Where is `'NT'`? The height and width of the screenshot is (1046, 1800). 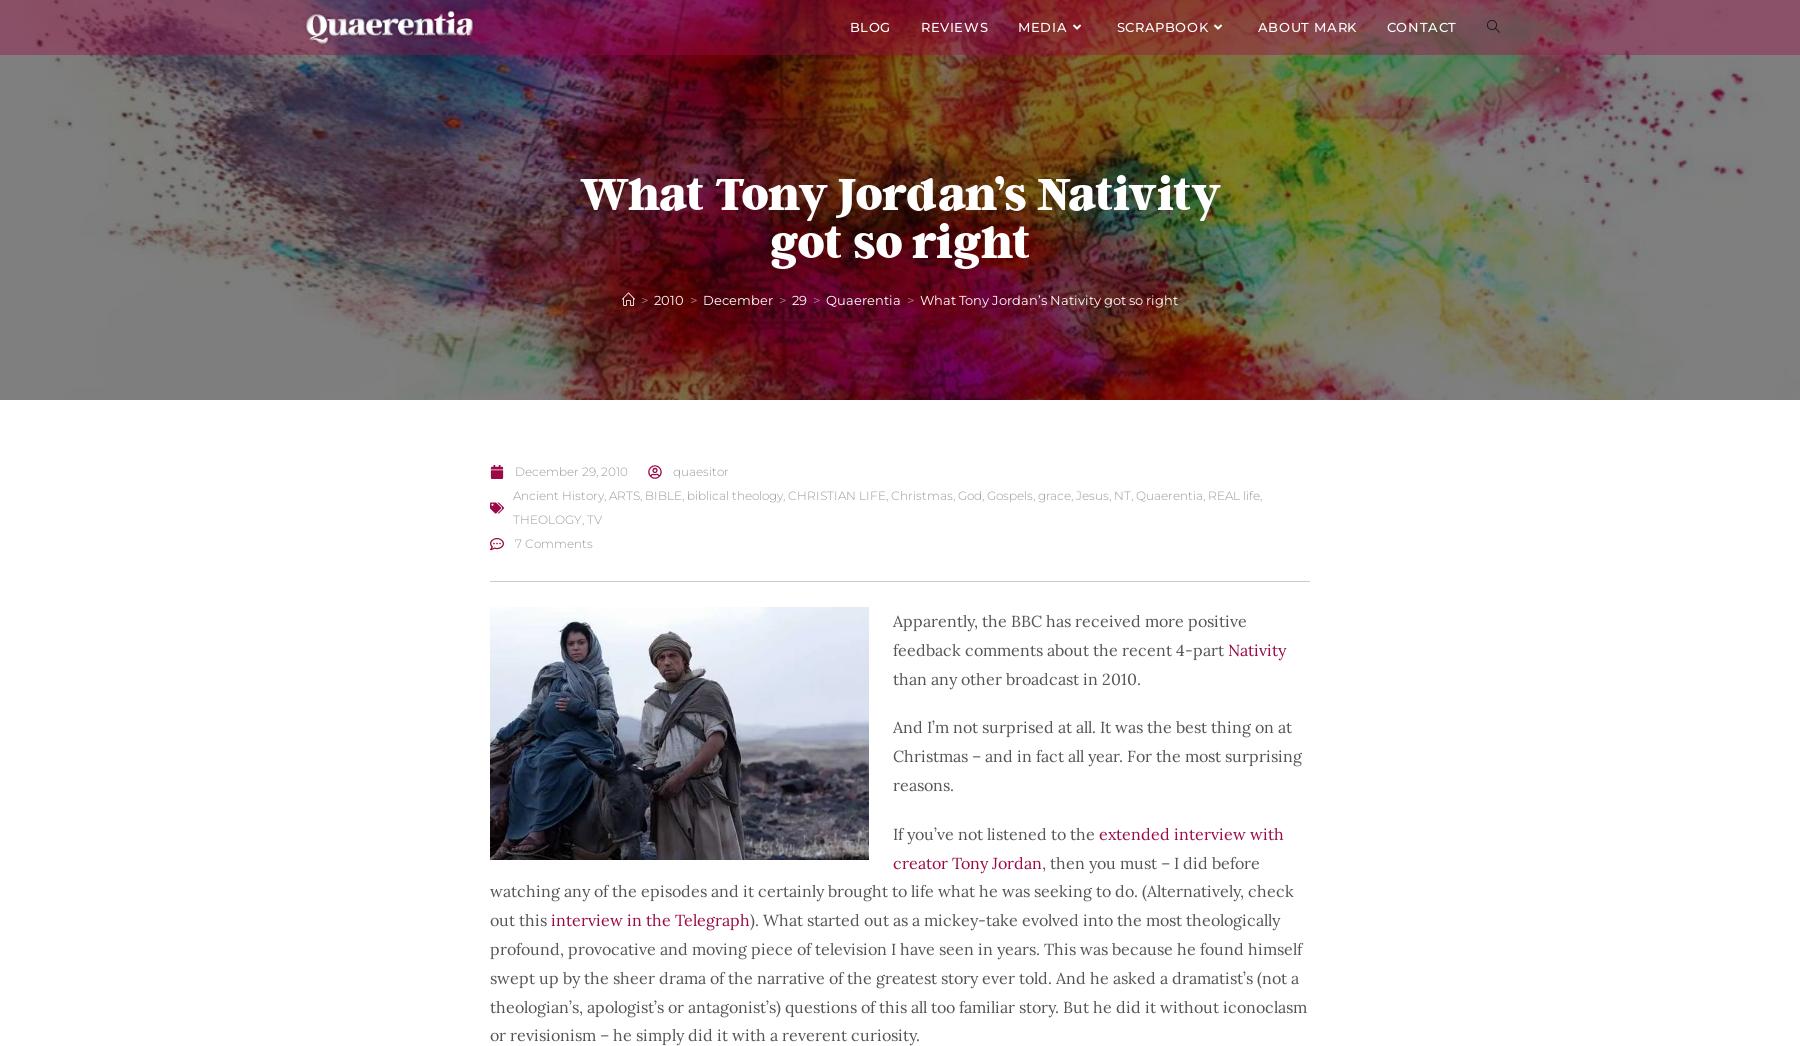 'NT' is located at coordinates (1114, 495).